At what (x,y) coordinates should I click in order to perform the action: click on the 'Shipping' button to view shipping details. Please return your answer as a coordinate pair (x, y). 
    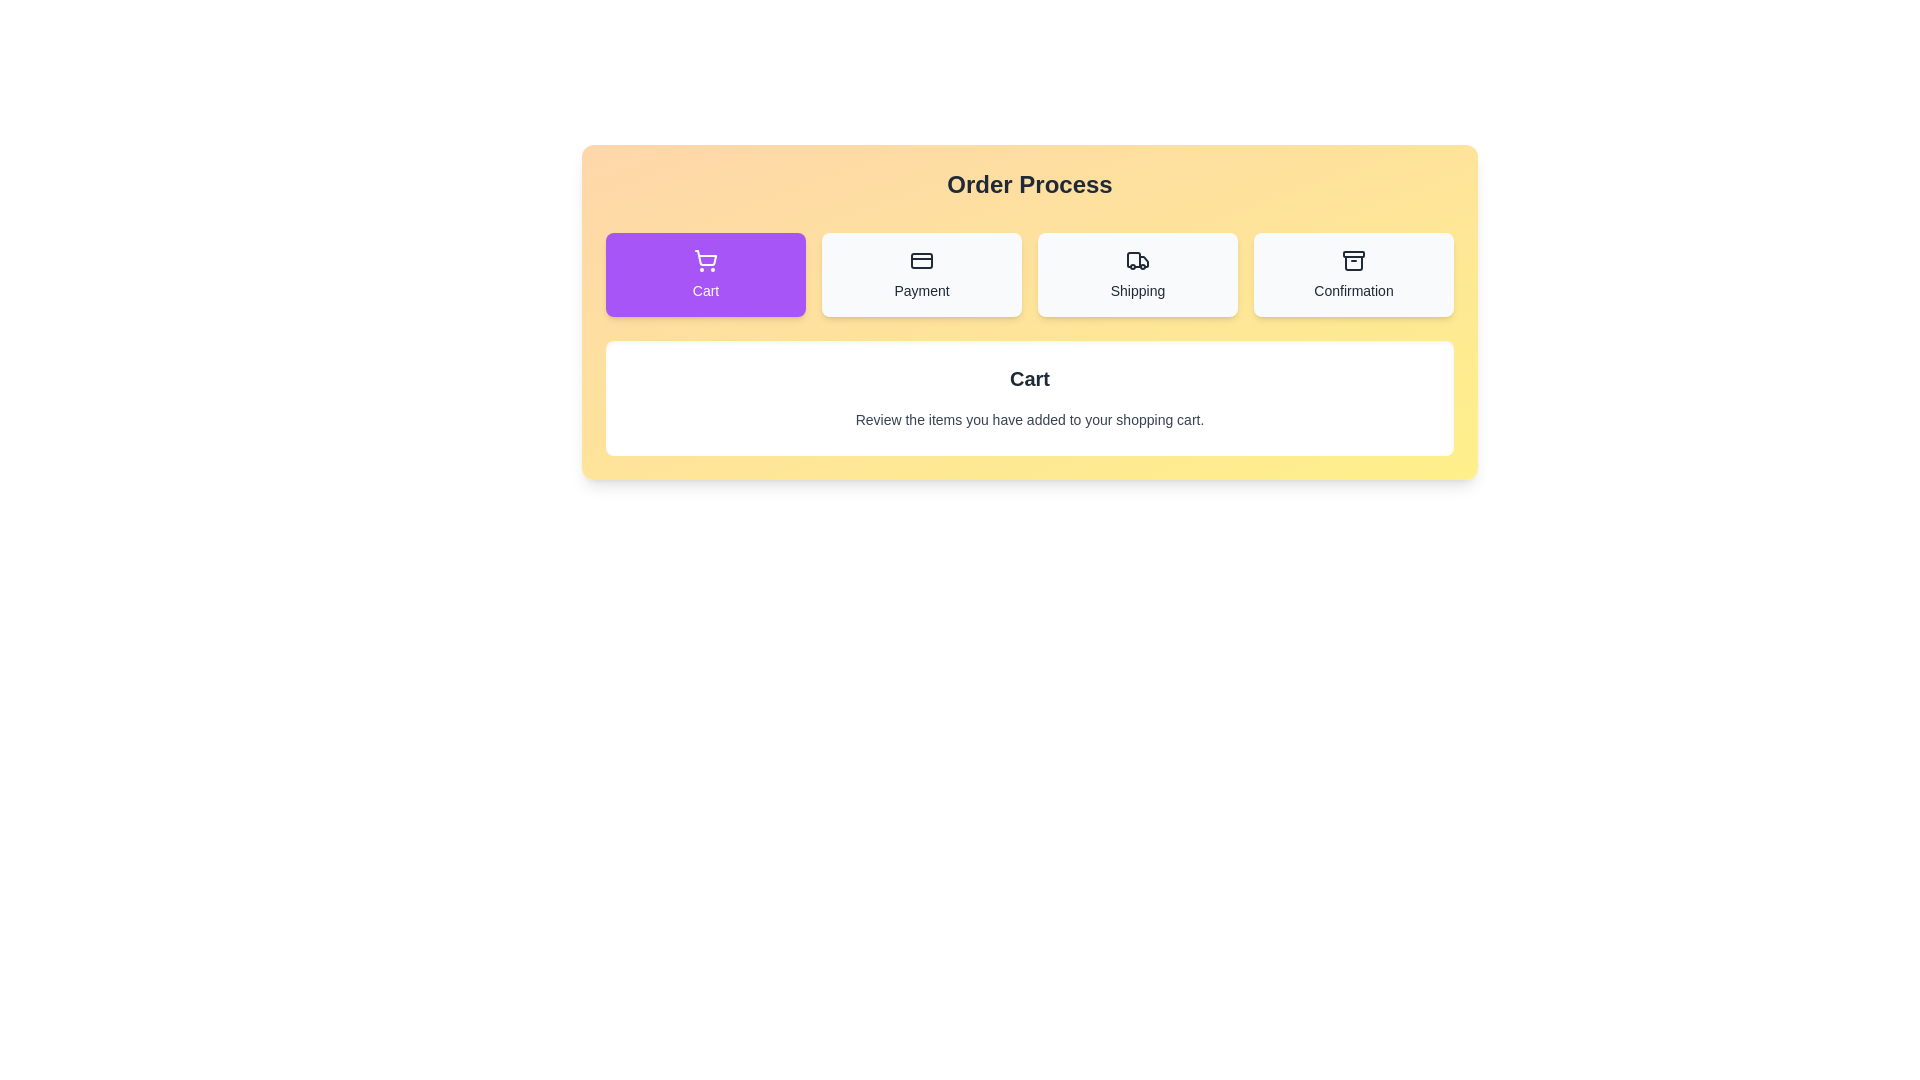
    Looking at the image, I should click on (1137, 274).